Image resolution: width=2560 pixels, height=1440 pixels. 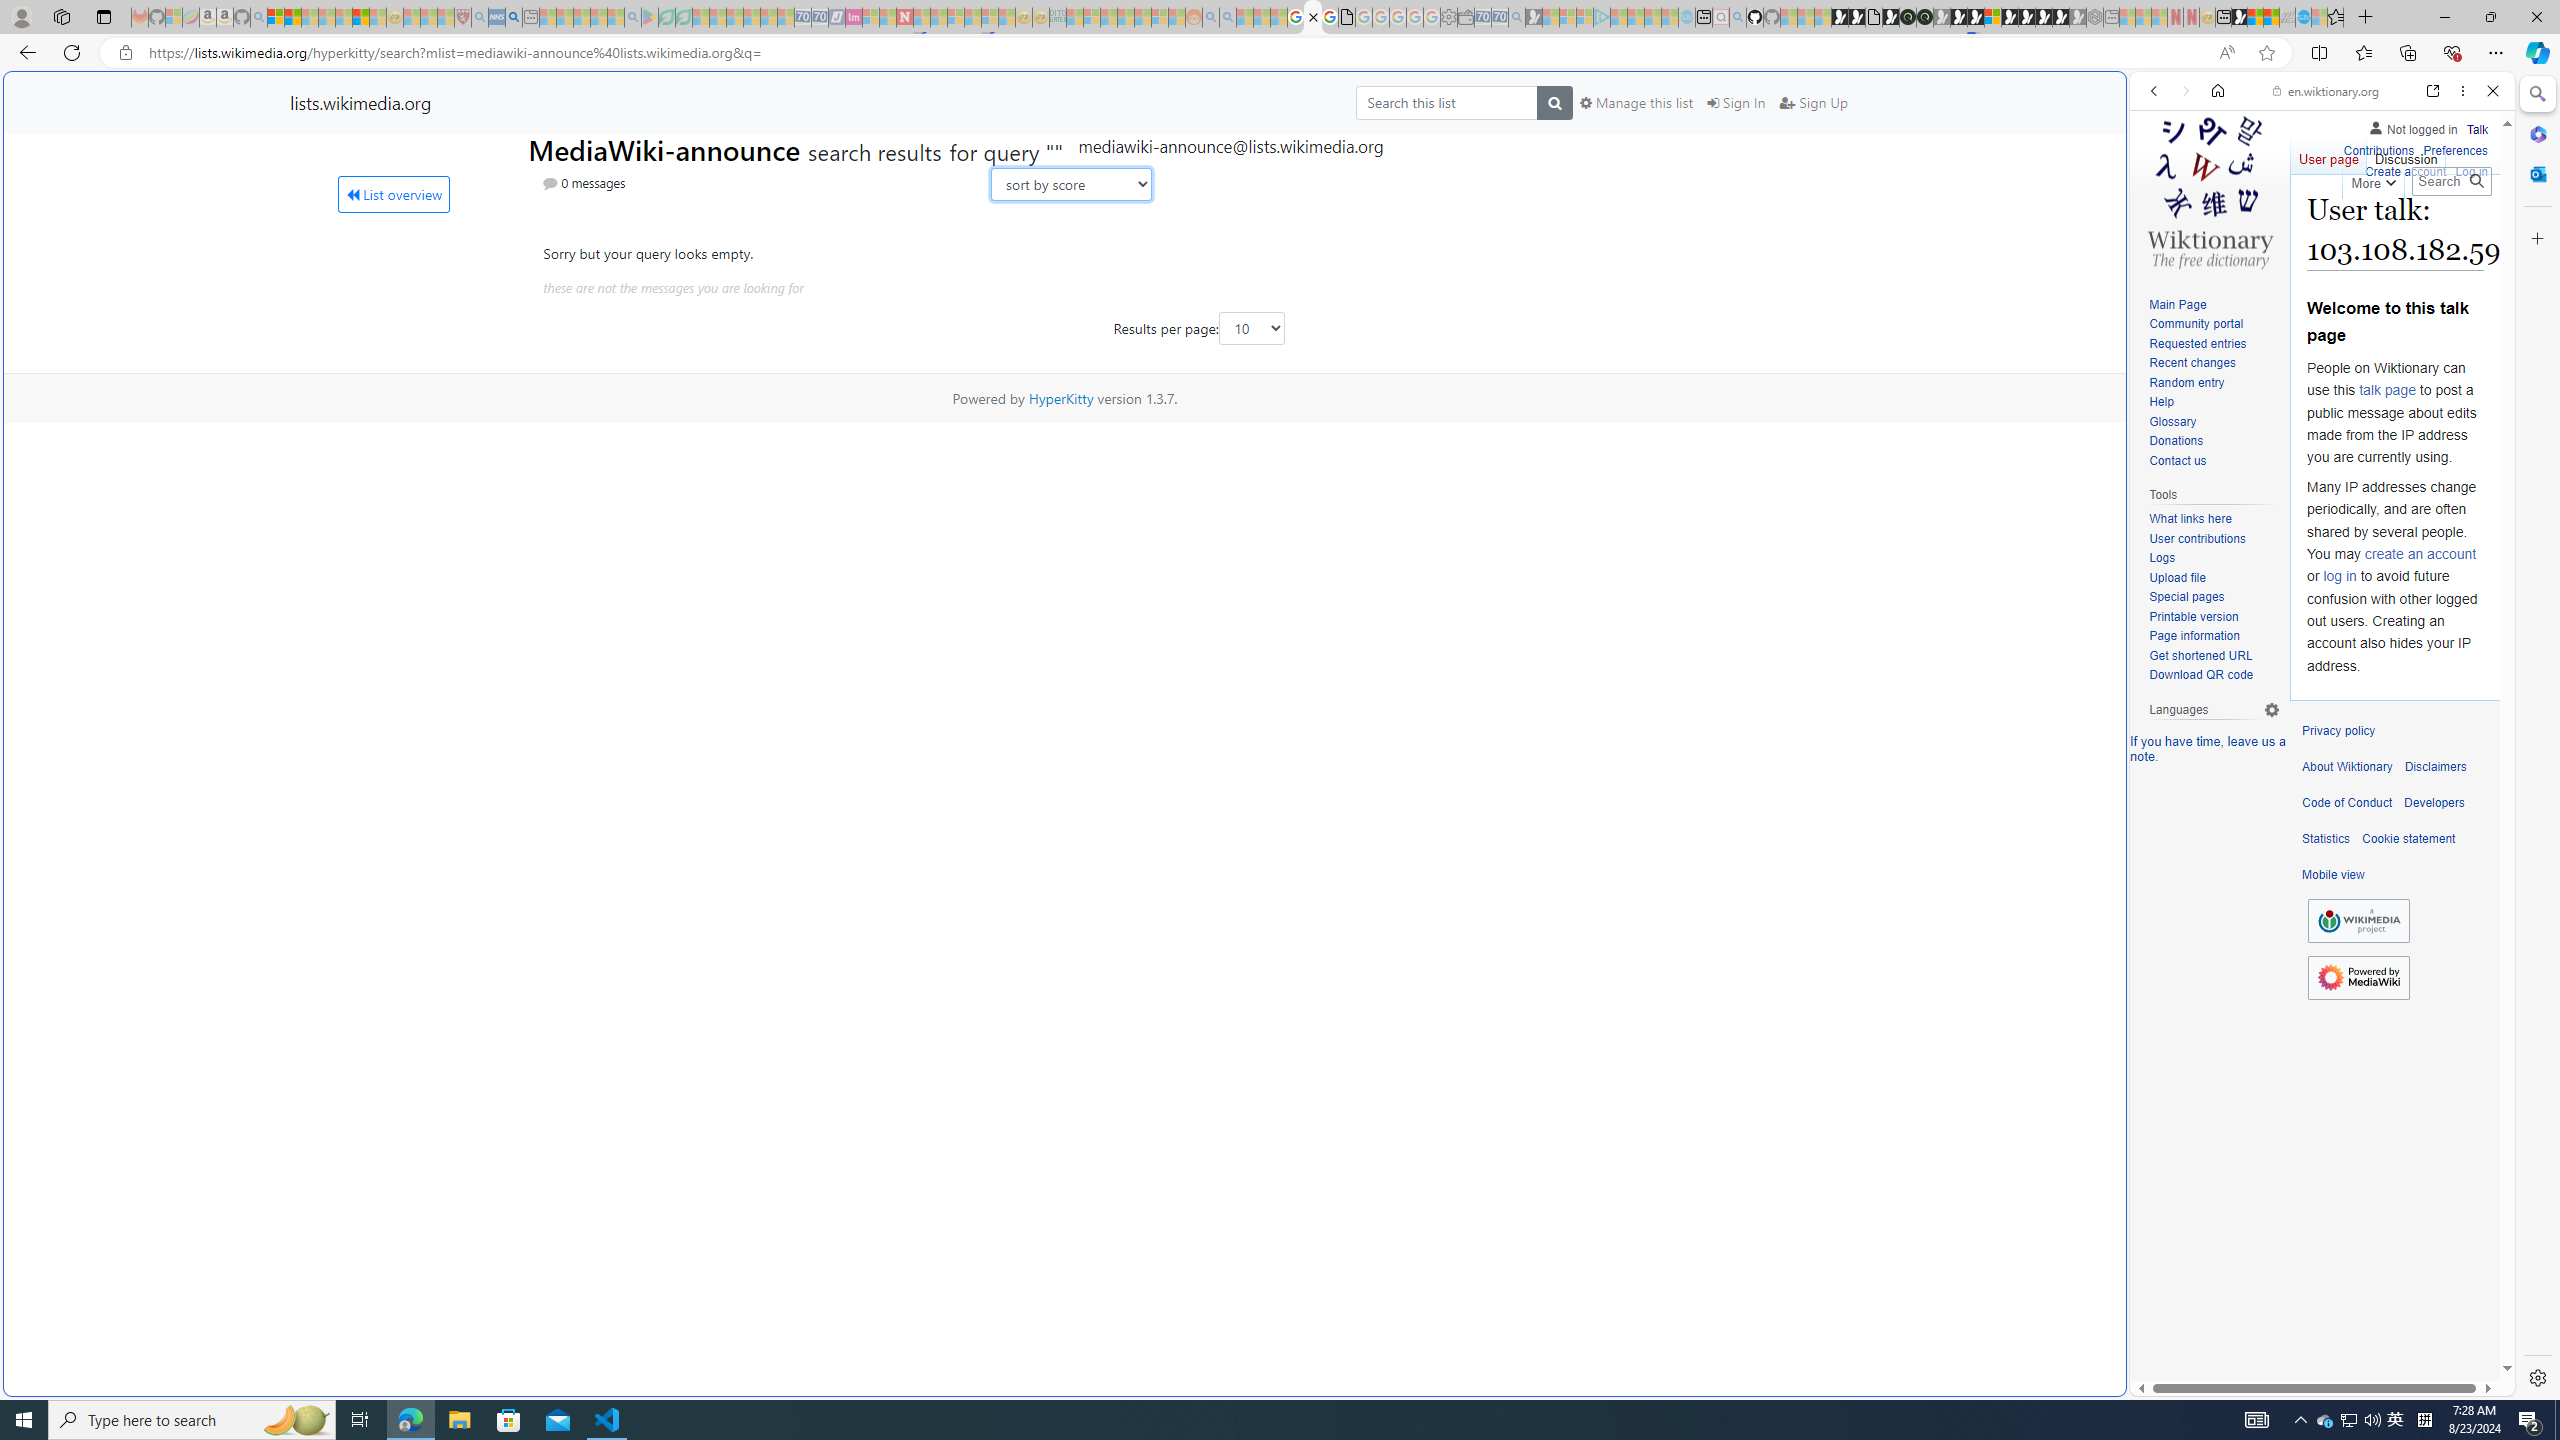 I want to click on 'Disclaimers', so click(x=2434, y=766).